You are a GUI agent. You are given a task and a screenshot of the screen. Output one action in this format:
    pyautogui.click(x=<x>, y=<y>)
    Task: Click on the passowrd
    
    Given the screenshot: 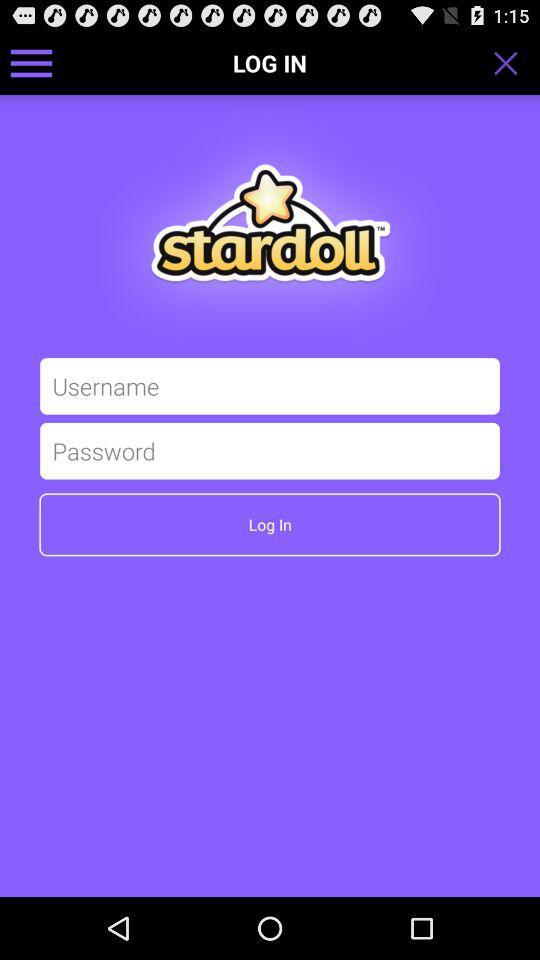 What is the action you would take?
    pyautogui.click(x=270, y=450)
    